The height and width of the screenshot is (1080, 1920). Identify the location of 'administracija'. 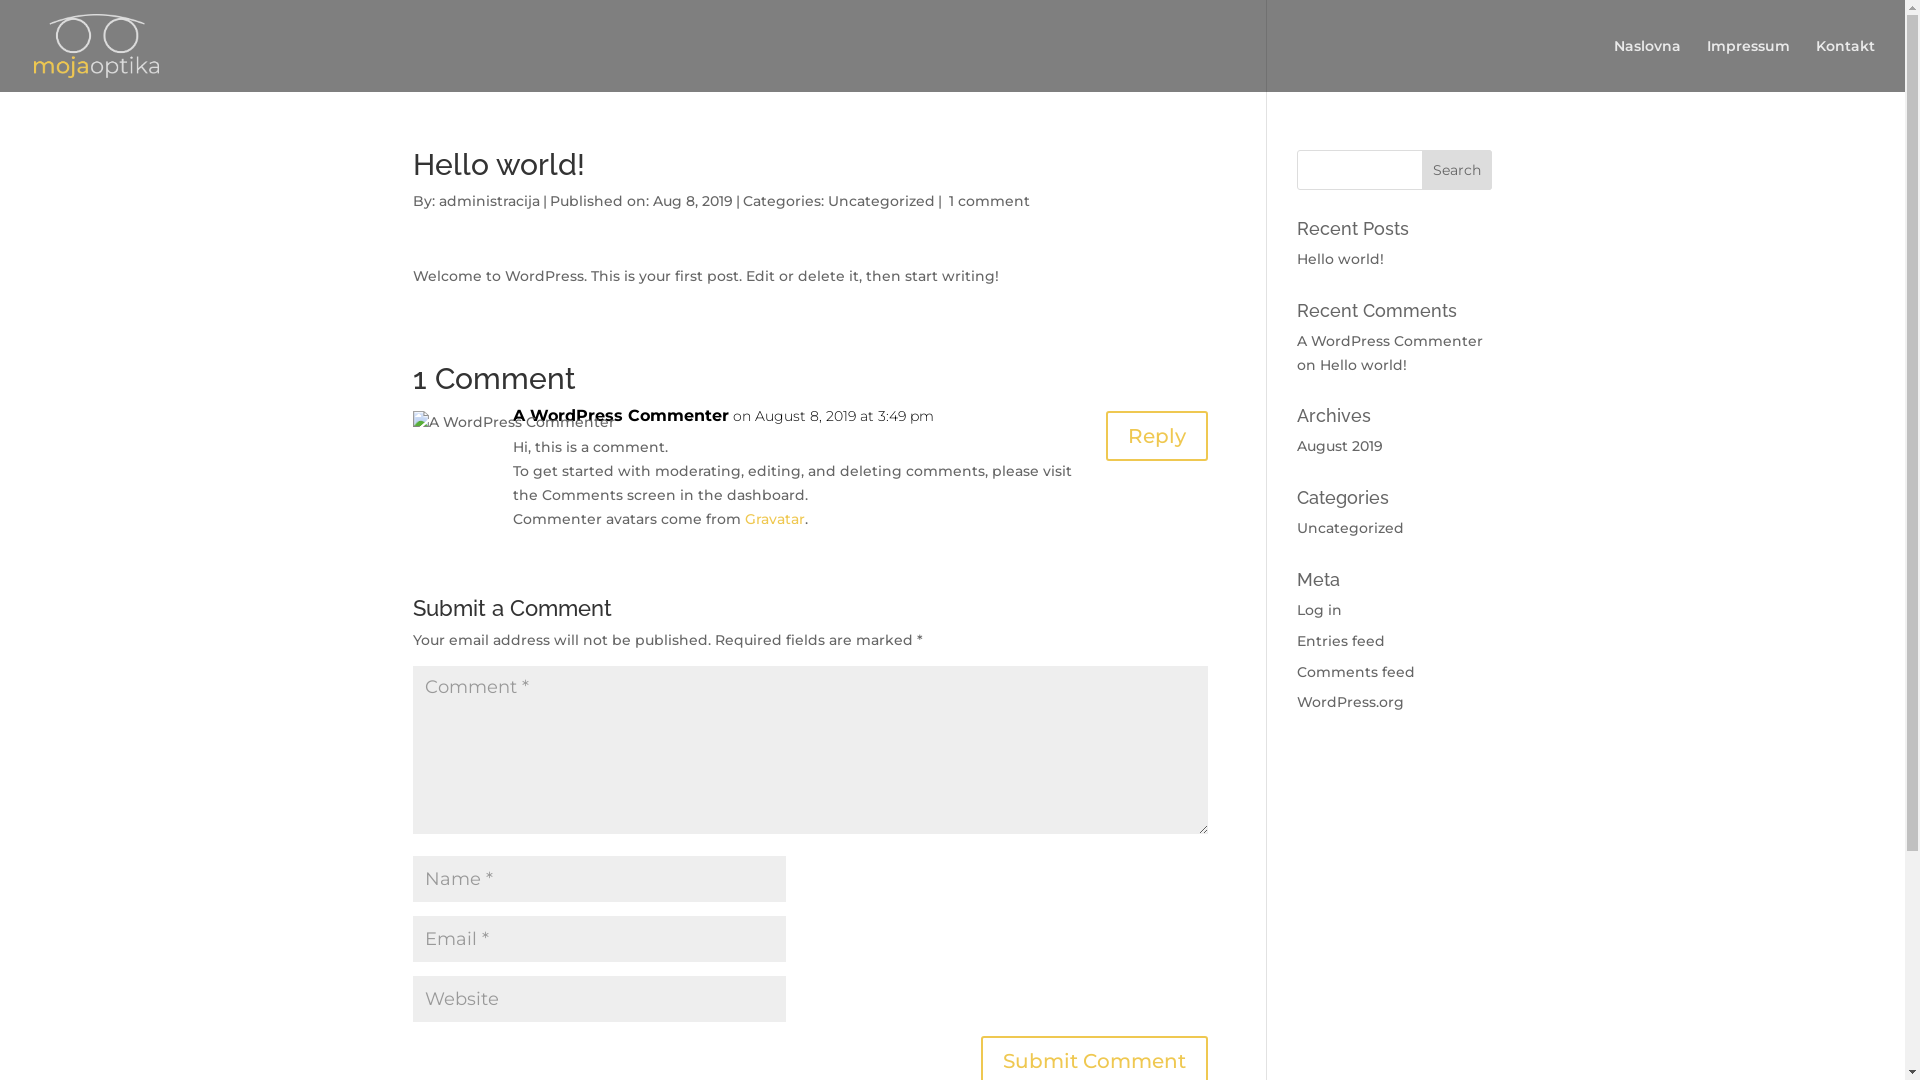
(488, 200).